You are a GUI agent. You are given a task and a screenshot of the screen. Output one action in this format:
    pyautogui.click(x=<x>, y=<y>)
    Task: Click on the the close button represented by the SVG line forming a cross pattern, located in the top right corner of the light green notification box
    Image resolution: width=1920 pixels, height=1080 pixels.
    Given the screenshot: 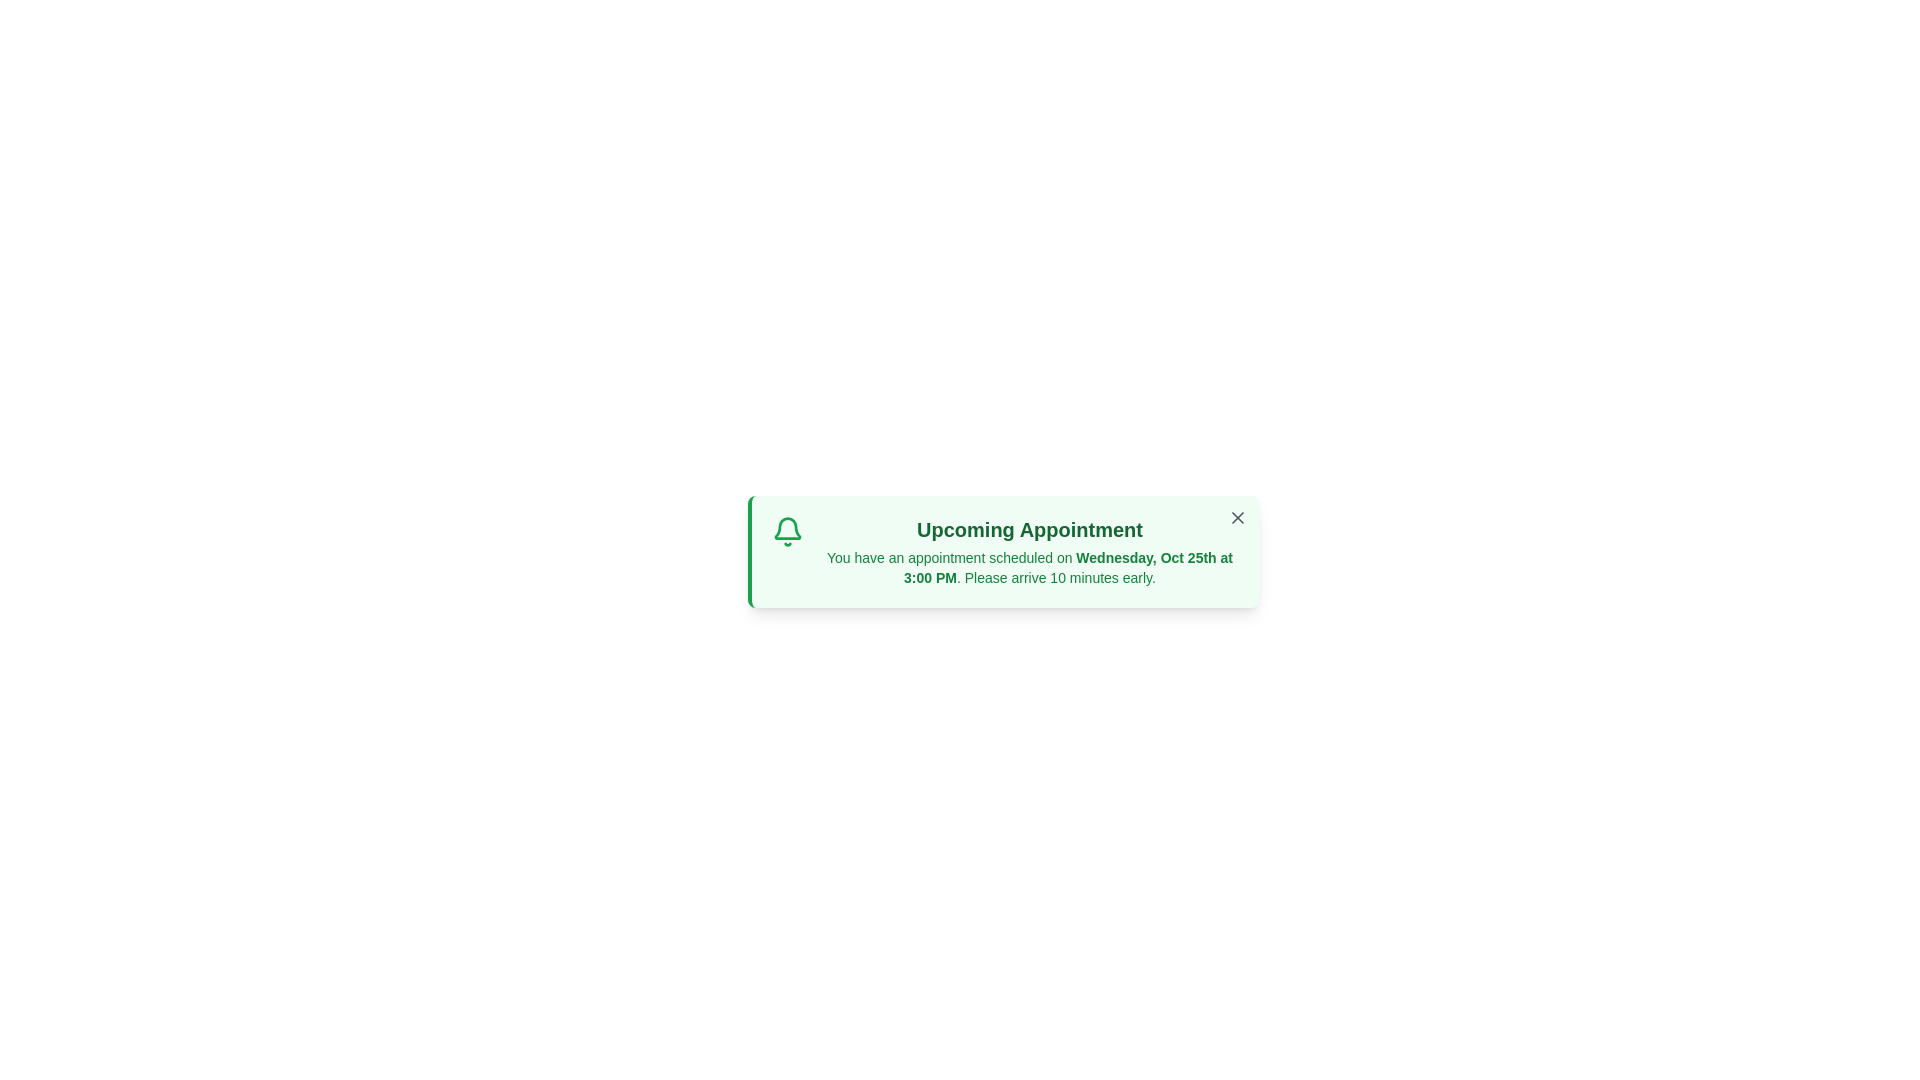 What is the action you would take?
    pyautogui.click(x=1237, y=516)
    